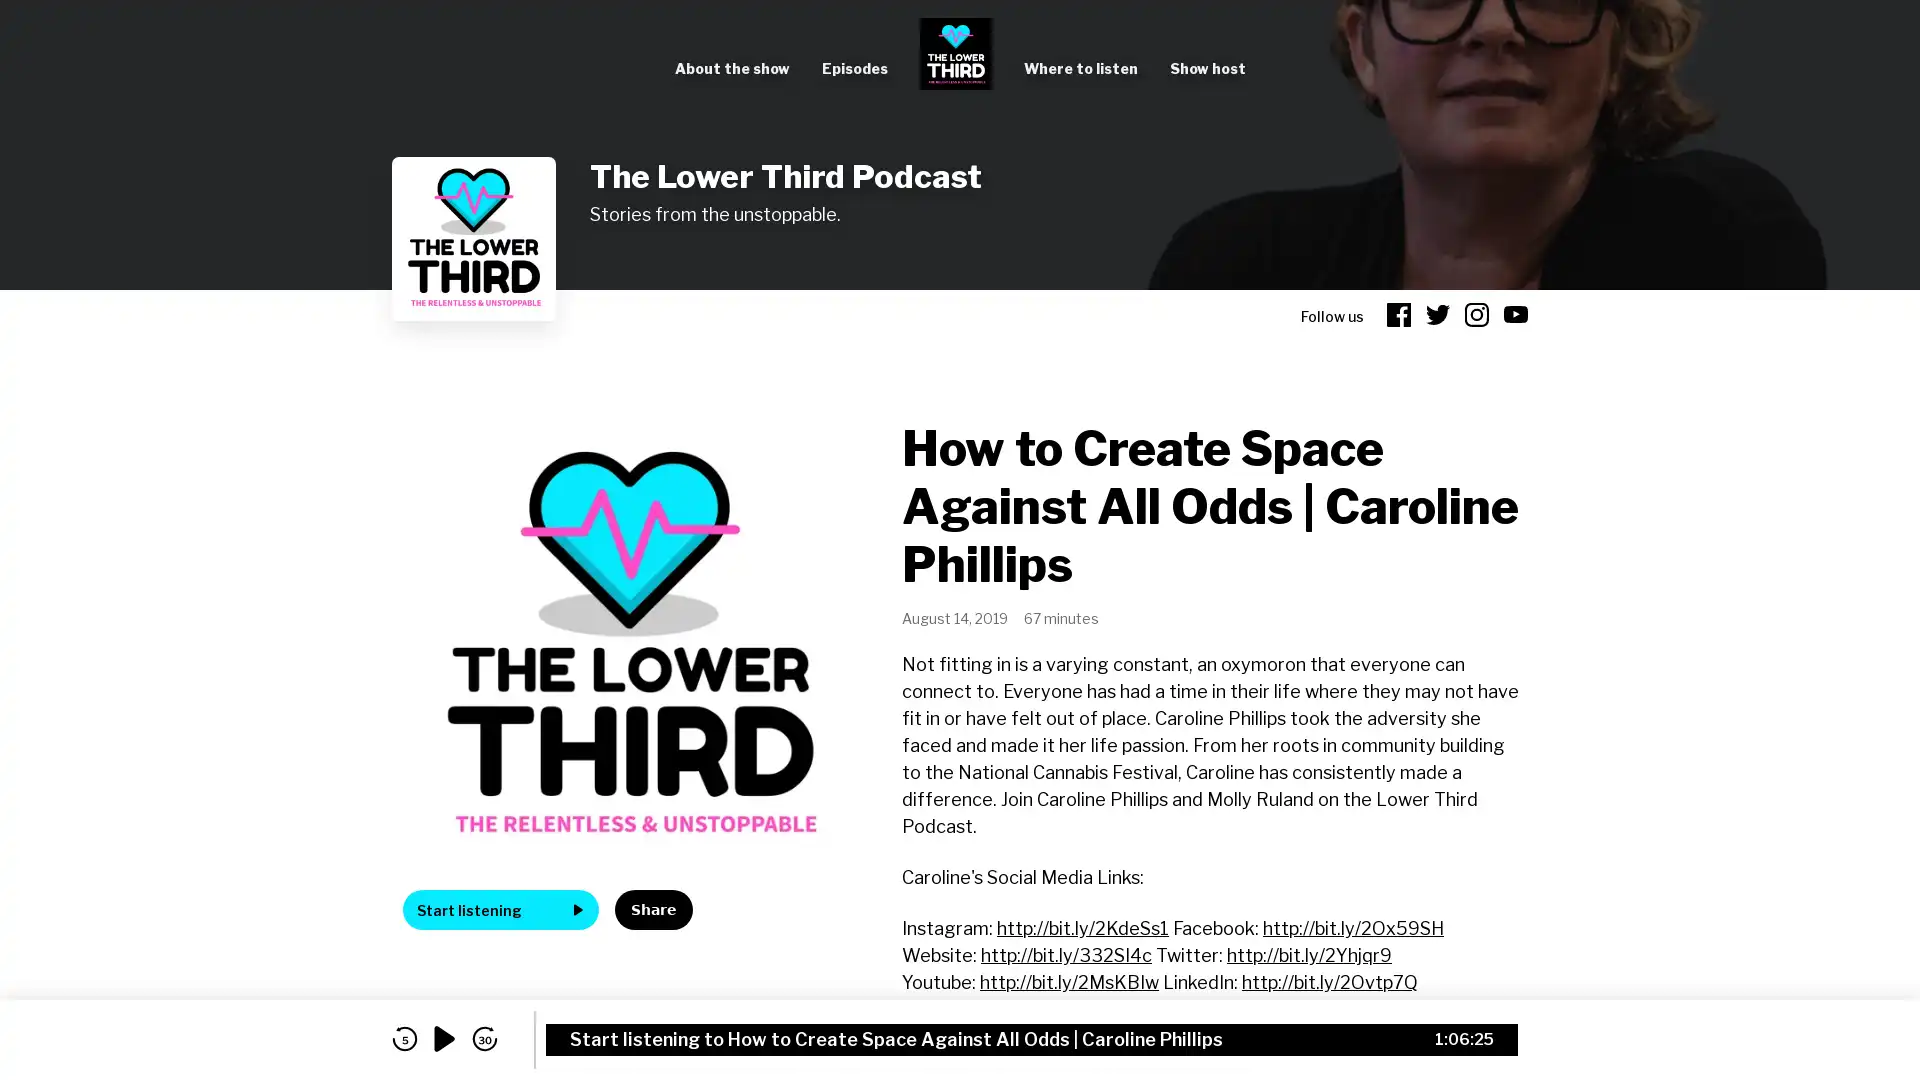  What do you see at coordinates (444, 1038) in the screenshot?
I see `play audio` at bounding box center [444, 1038].